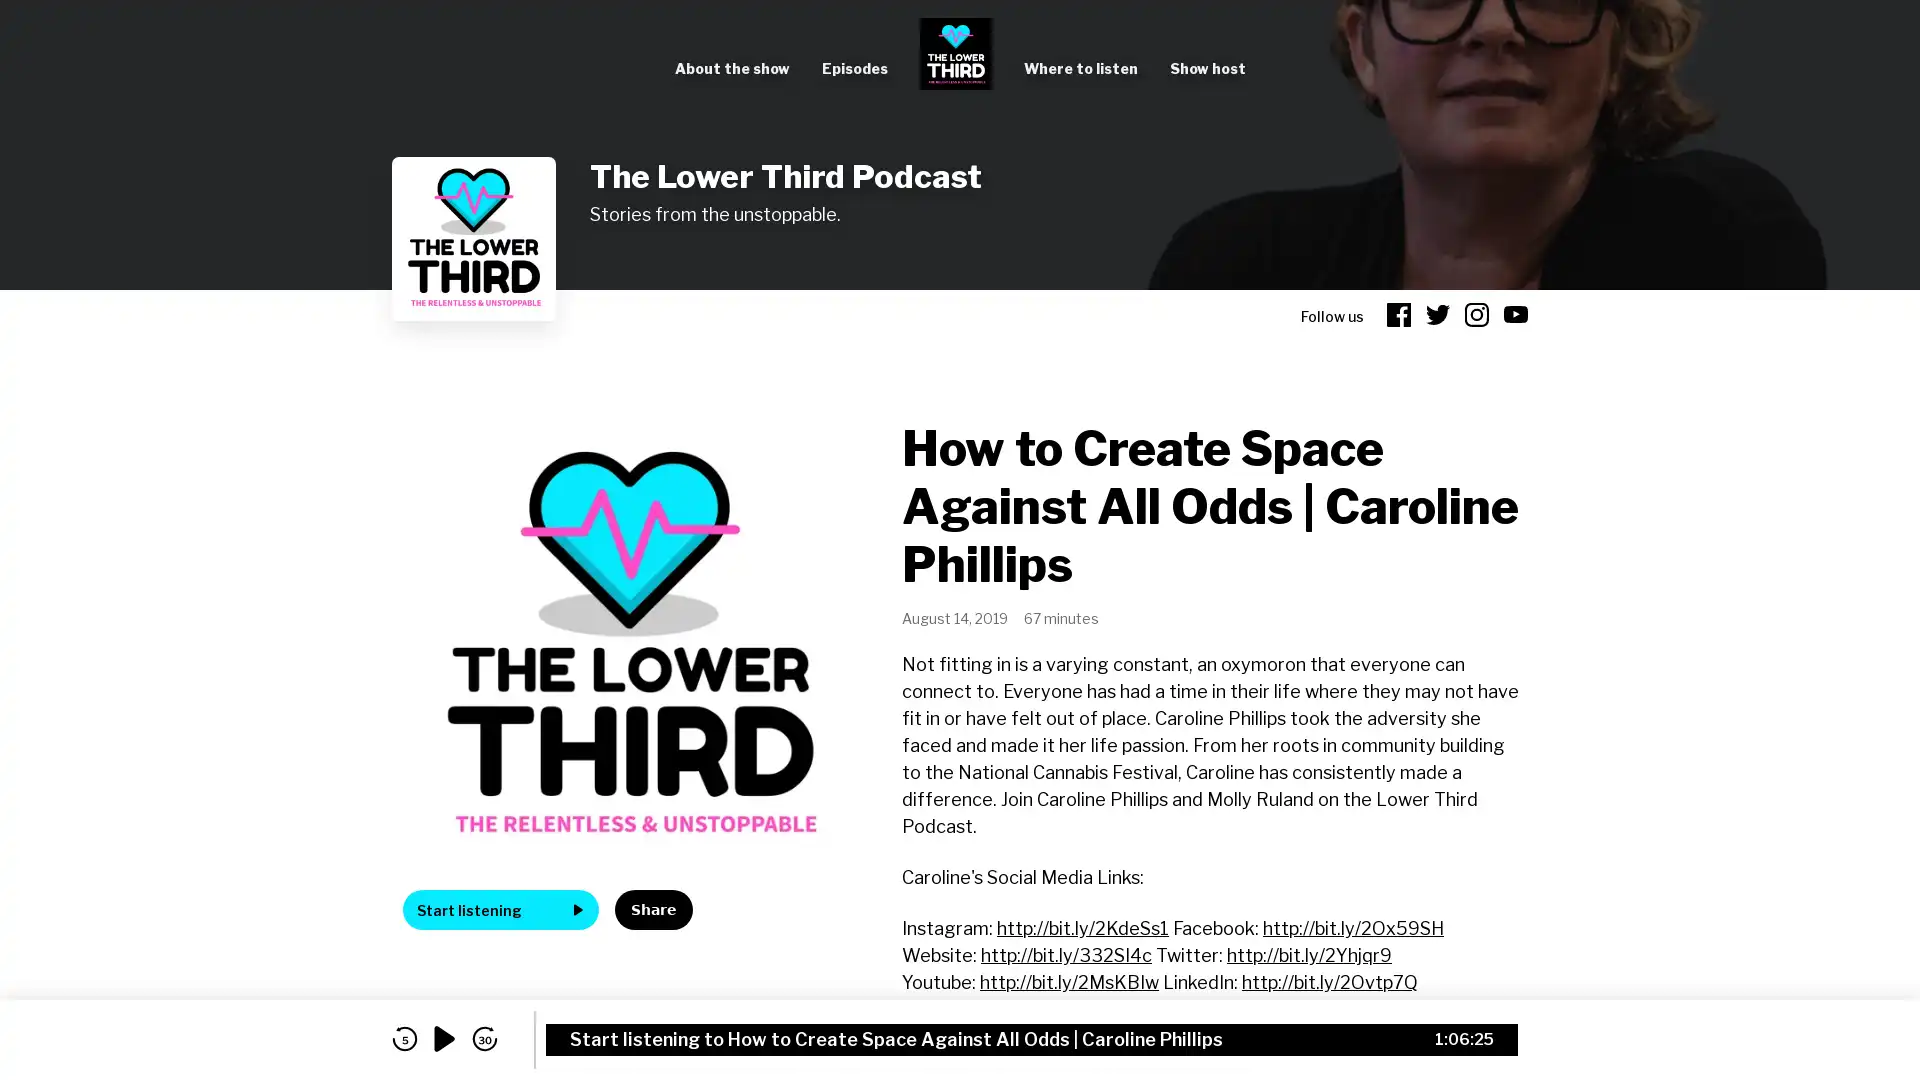  What do you see at coordinates (444, 1038) in the screenshot?
I see `play audio` at bounding box center [444, 1038].